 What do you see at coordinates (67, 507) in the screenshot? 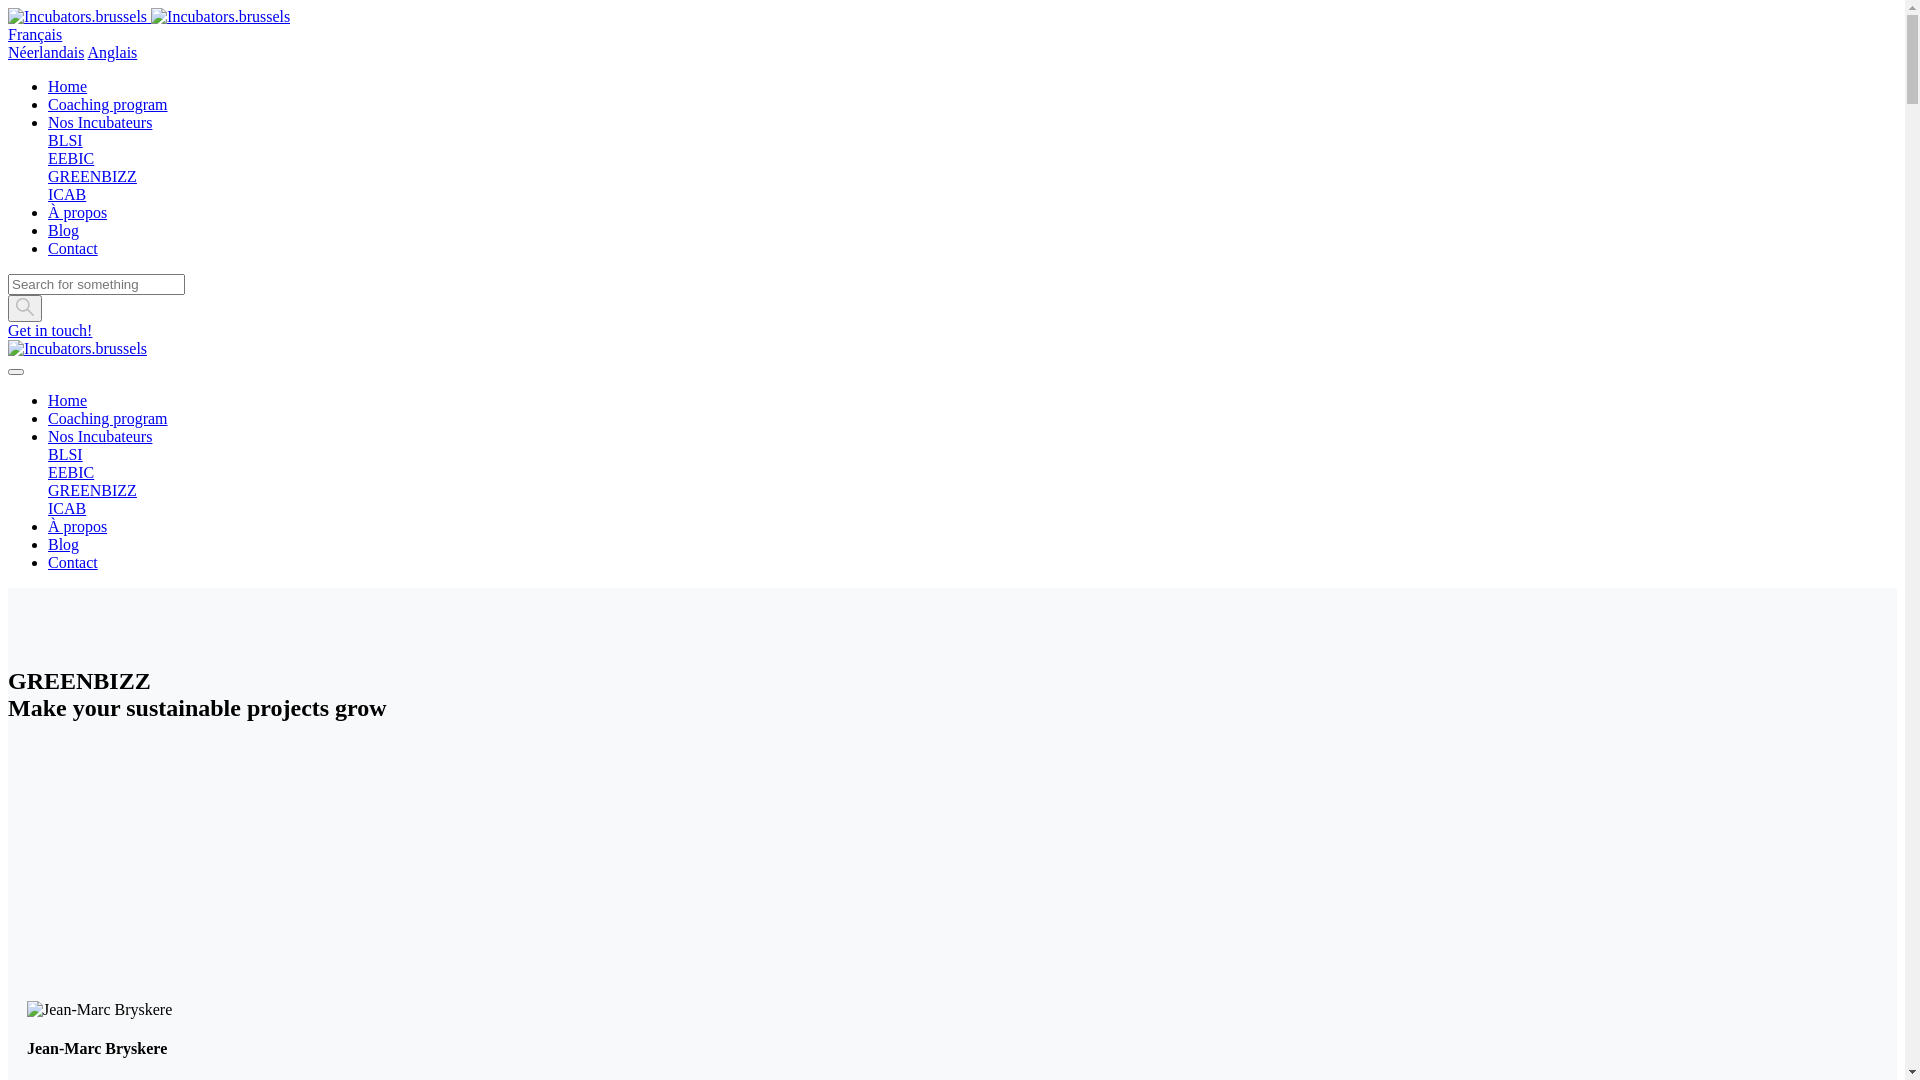
I see `'ICAB'` at bounding box center [67, 507].